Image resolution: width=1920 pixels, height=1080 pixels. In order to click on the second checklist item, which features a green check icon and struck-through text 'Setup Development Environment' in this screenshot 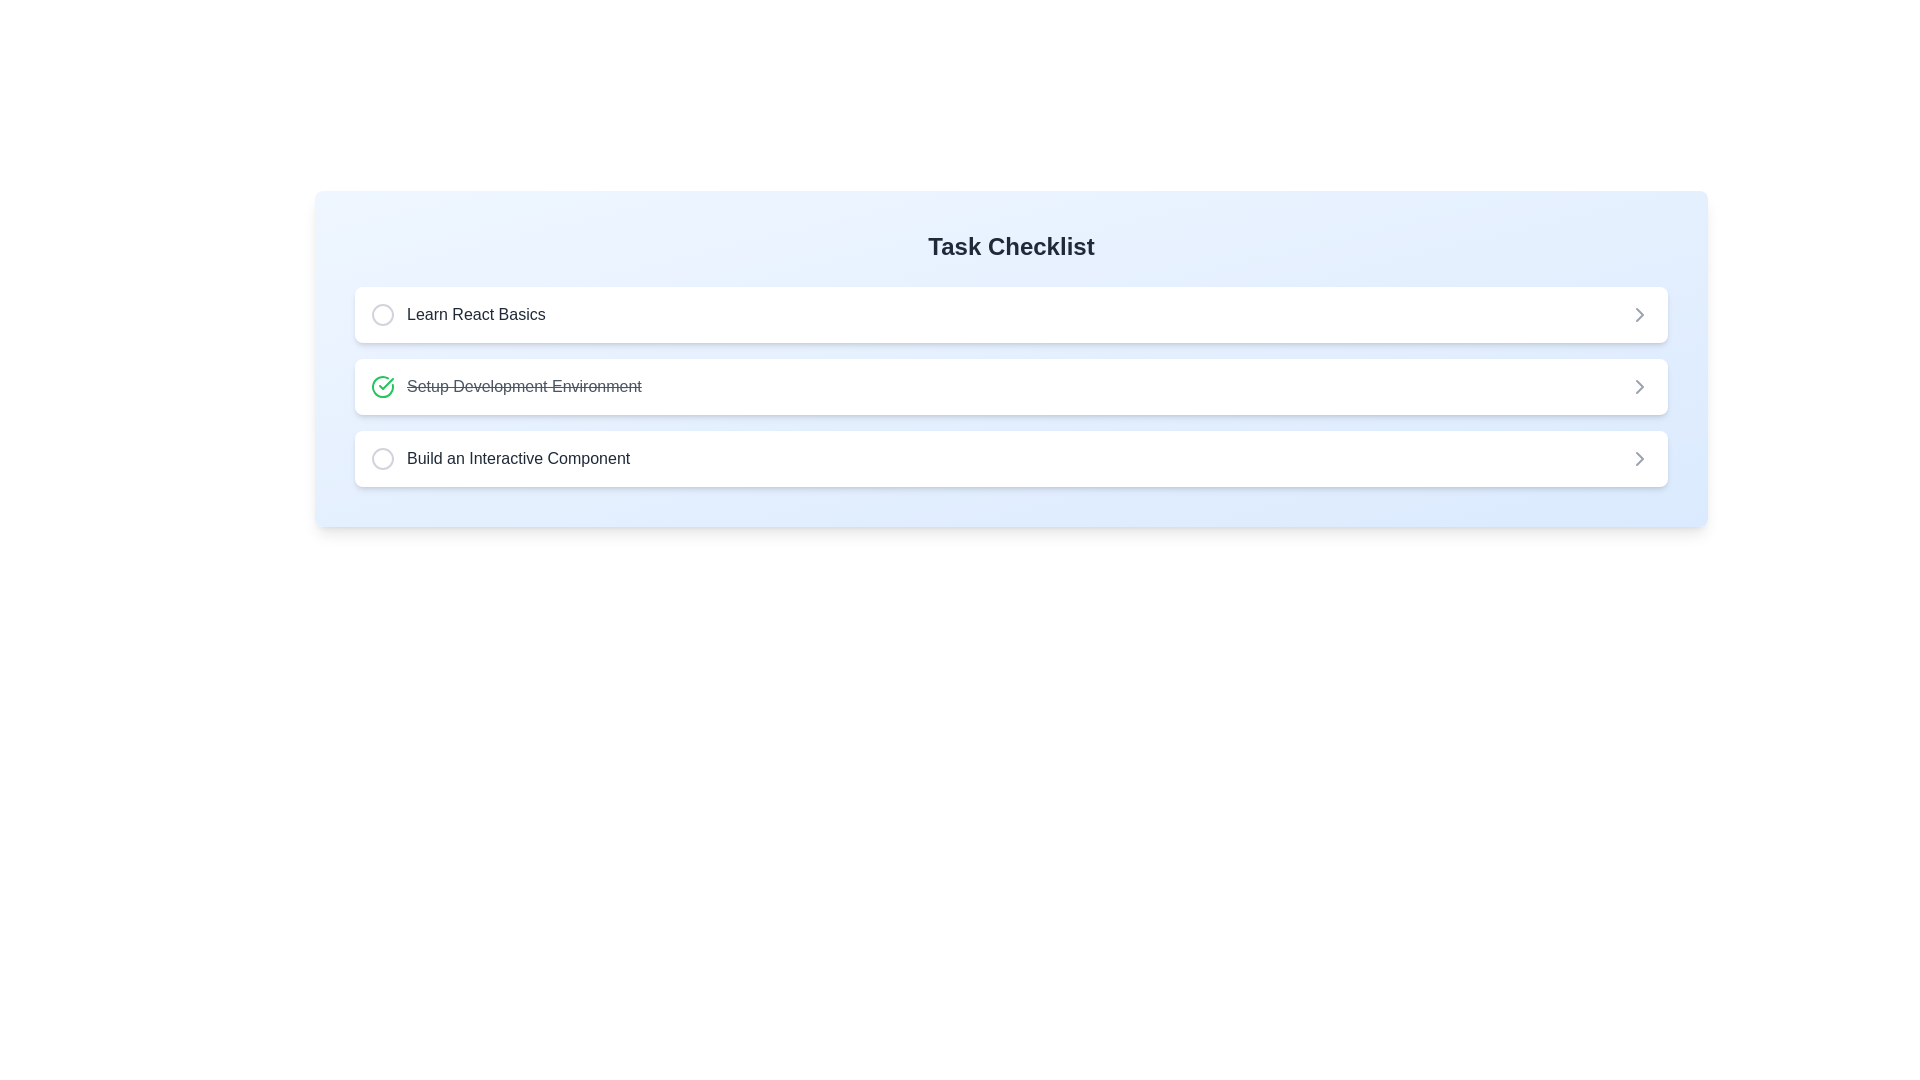, I will do `click(1011, 386)`.